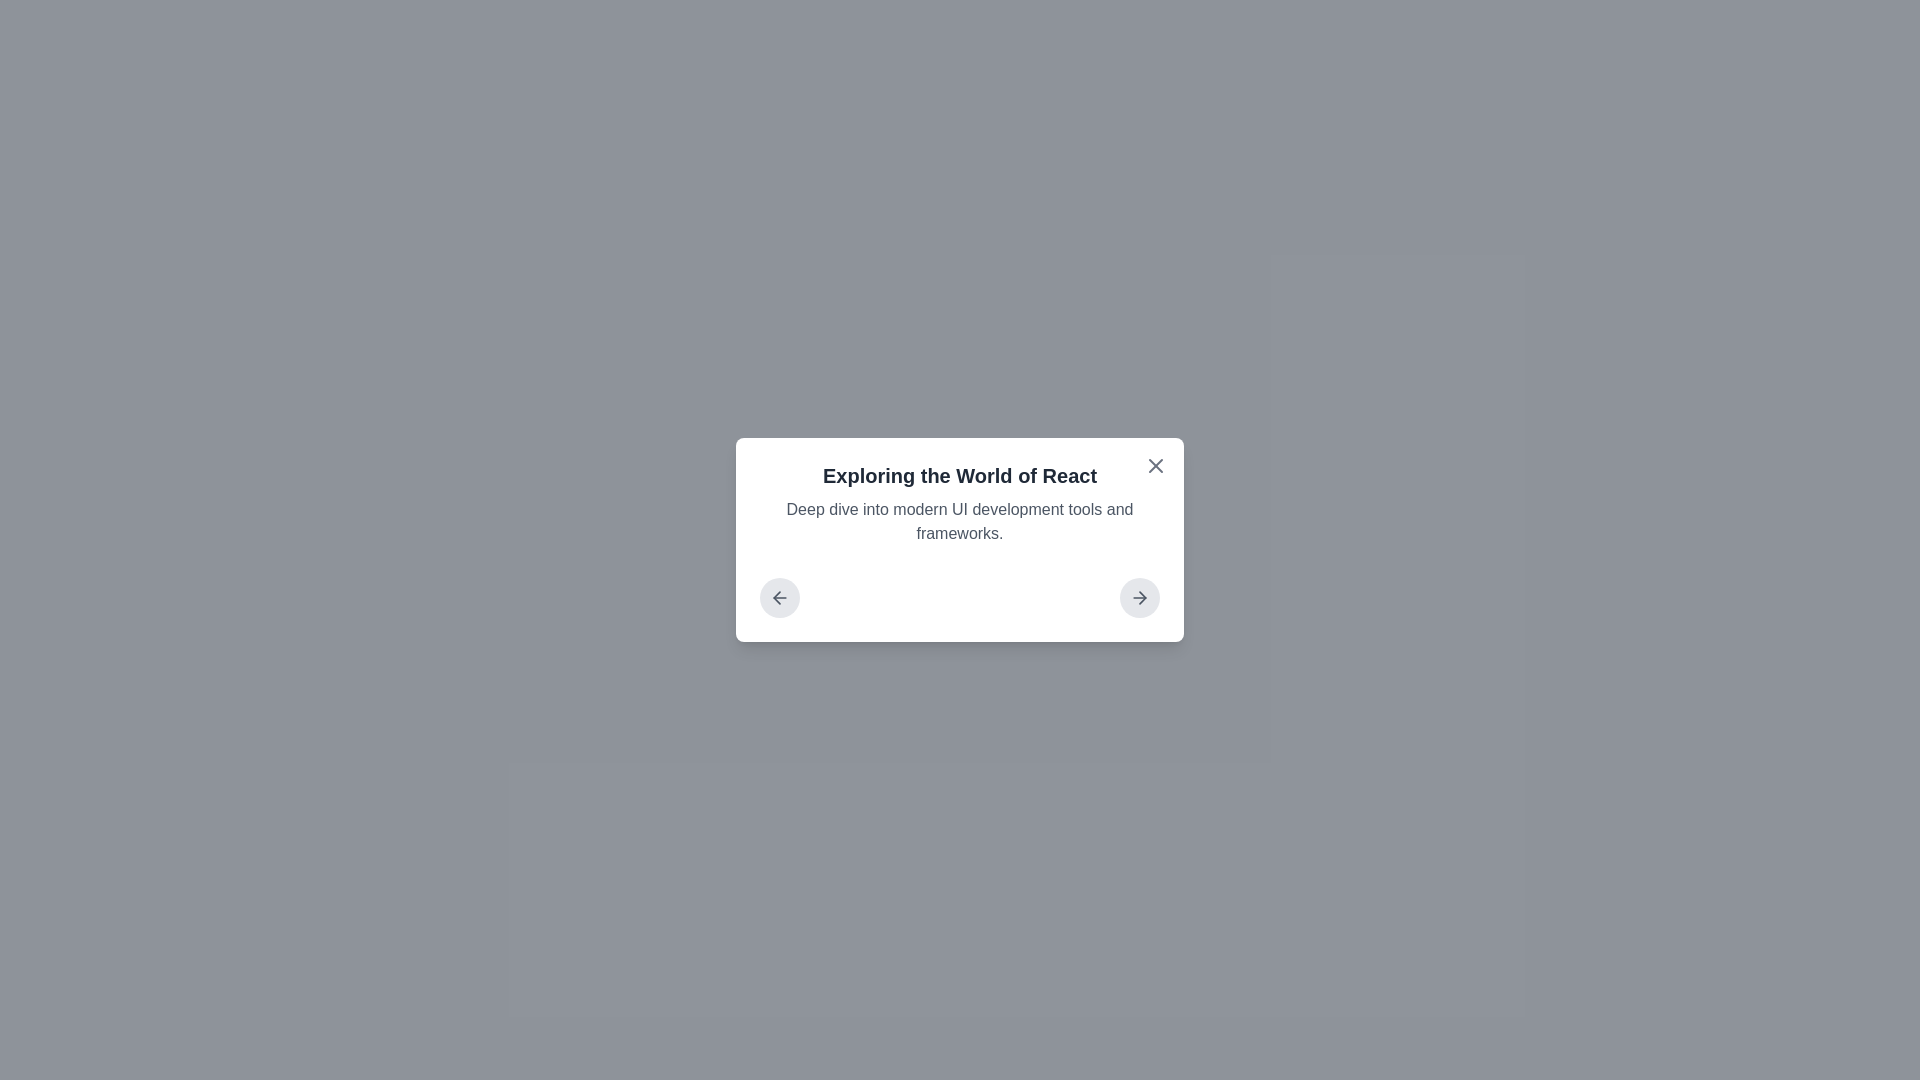 The height and width of the screenshot is (1080, 1920). I want to click on the close button located in the top-right corner of the modal, adjacent to the title text 'Exploring the World of React', to observe the color change, so click(1156, 466).